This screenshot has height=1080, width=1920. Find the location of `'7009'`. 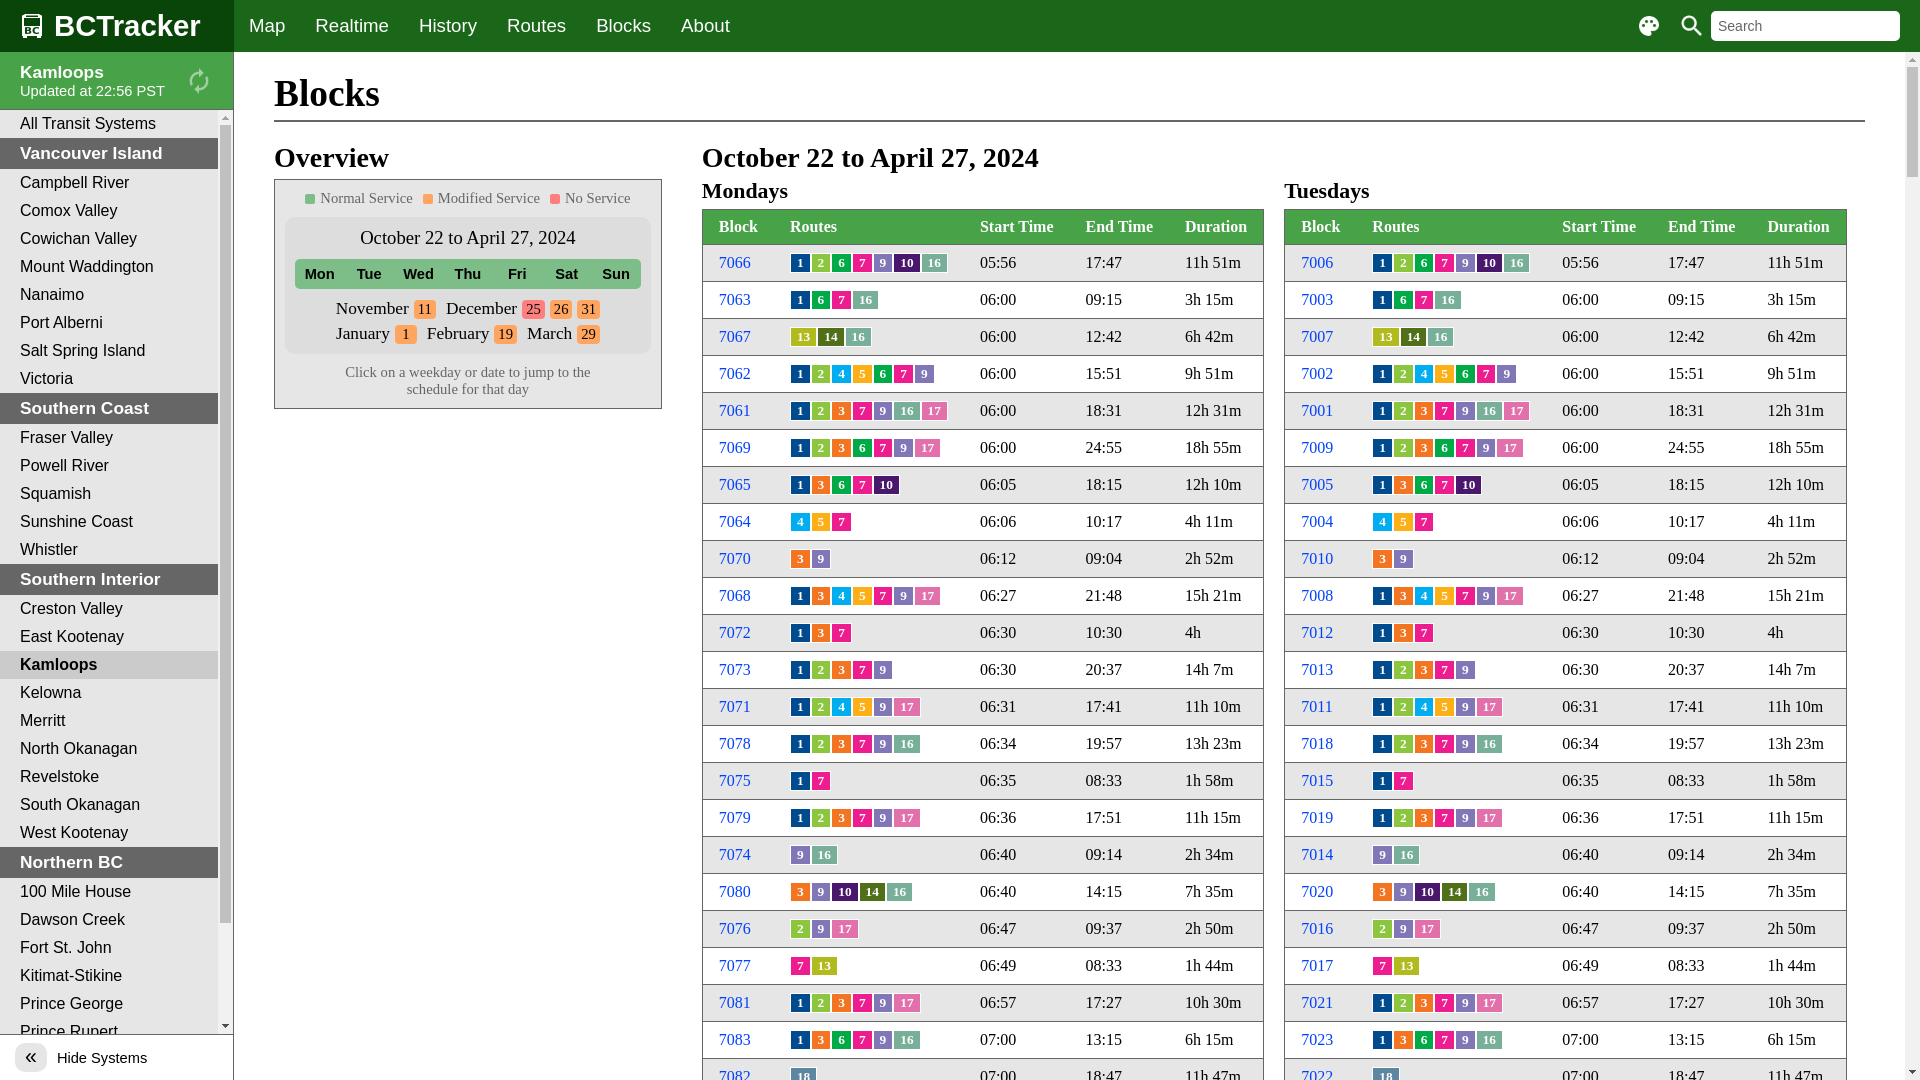

'7009' is located at coordinates (1300, 446).